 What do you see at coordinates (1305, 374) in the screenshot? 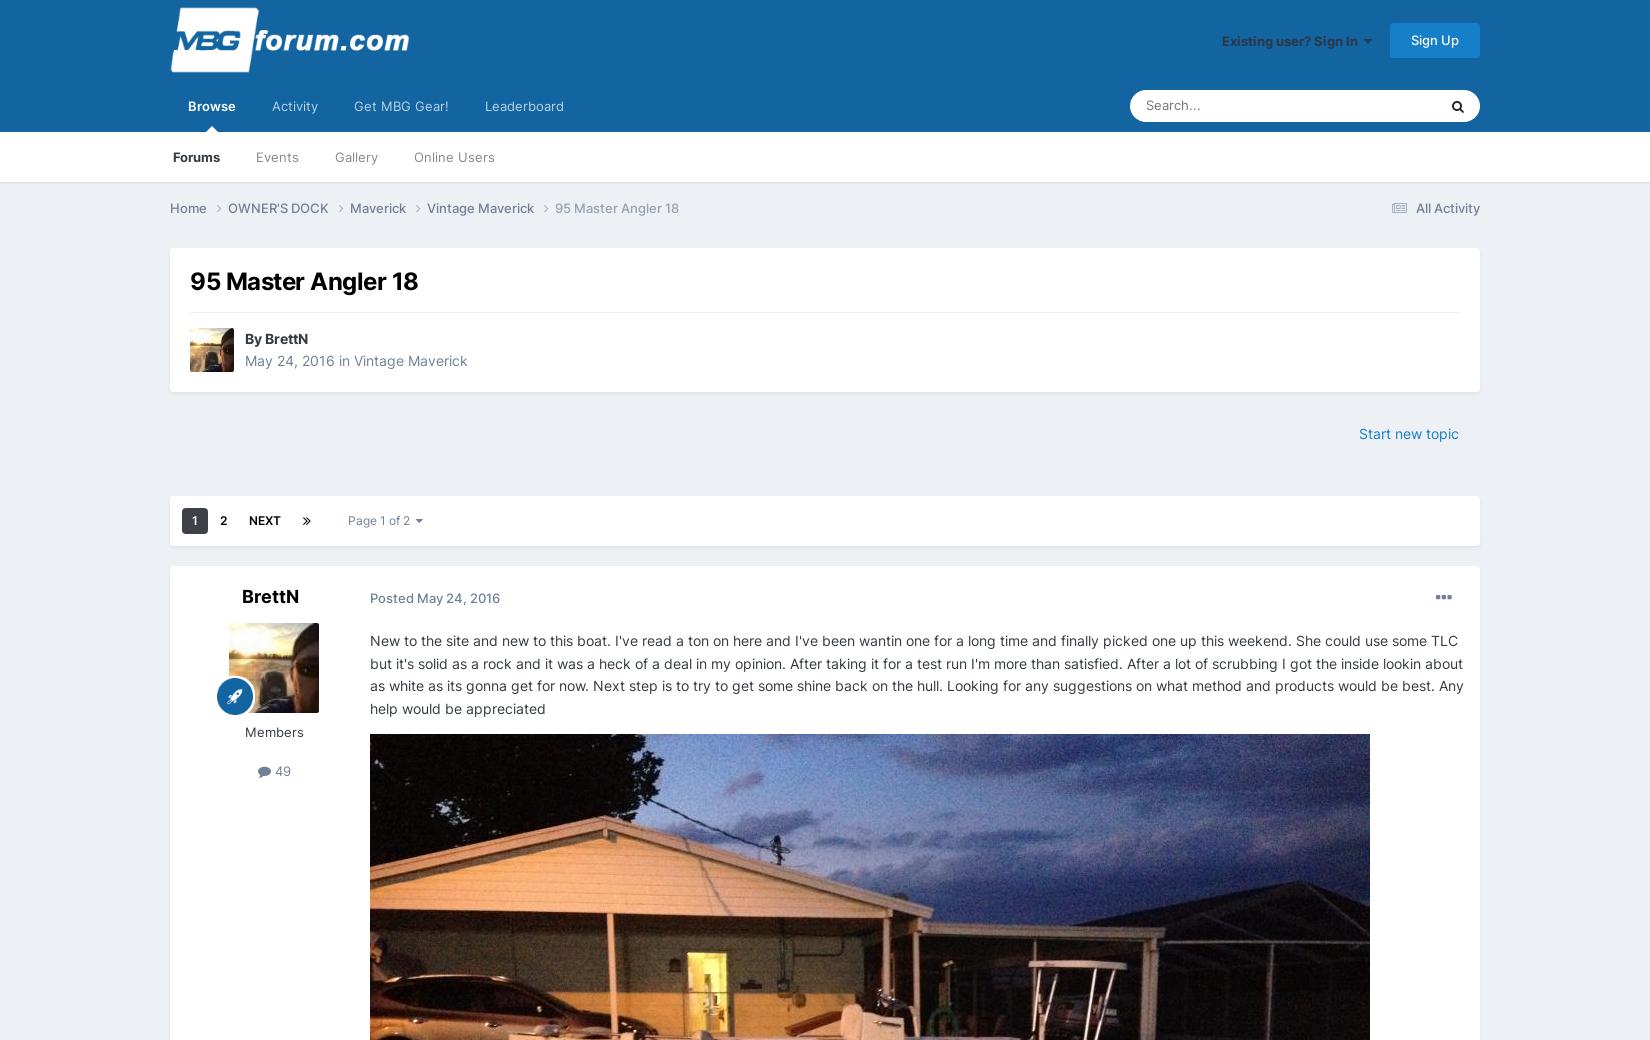
I see `'Albums'` at bounding box center [1305, 374].